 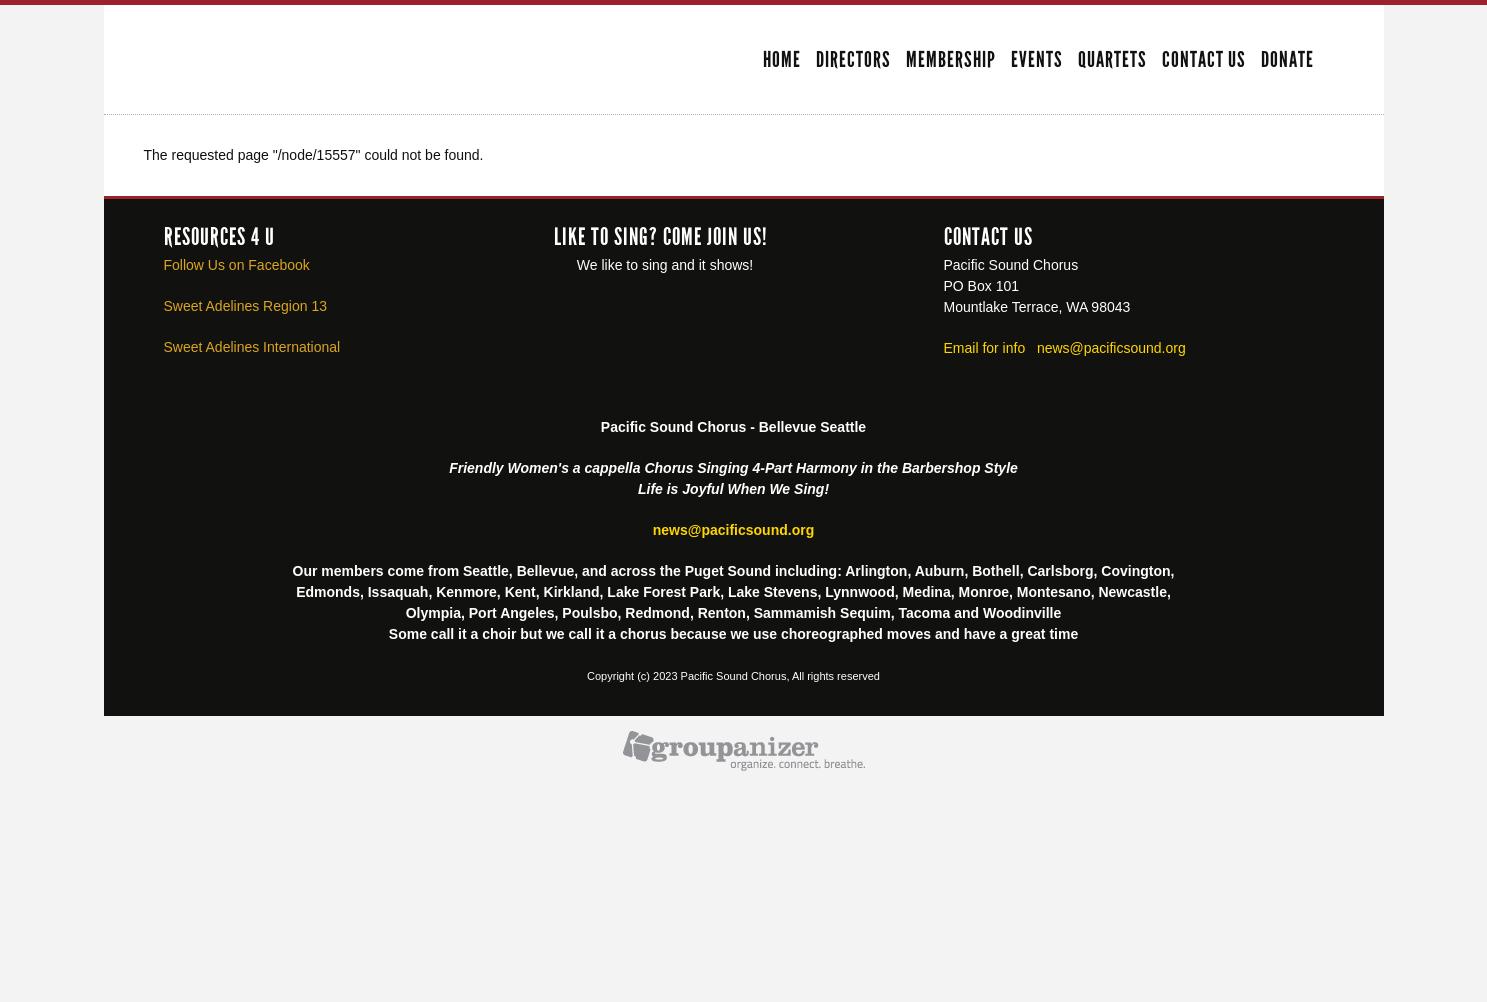 What do you see at coordinates (234, 263) in the screenshot?
I see `'Follow Us on Facebook'` at bounding box center [234, 263].